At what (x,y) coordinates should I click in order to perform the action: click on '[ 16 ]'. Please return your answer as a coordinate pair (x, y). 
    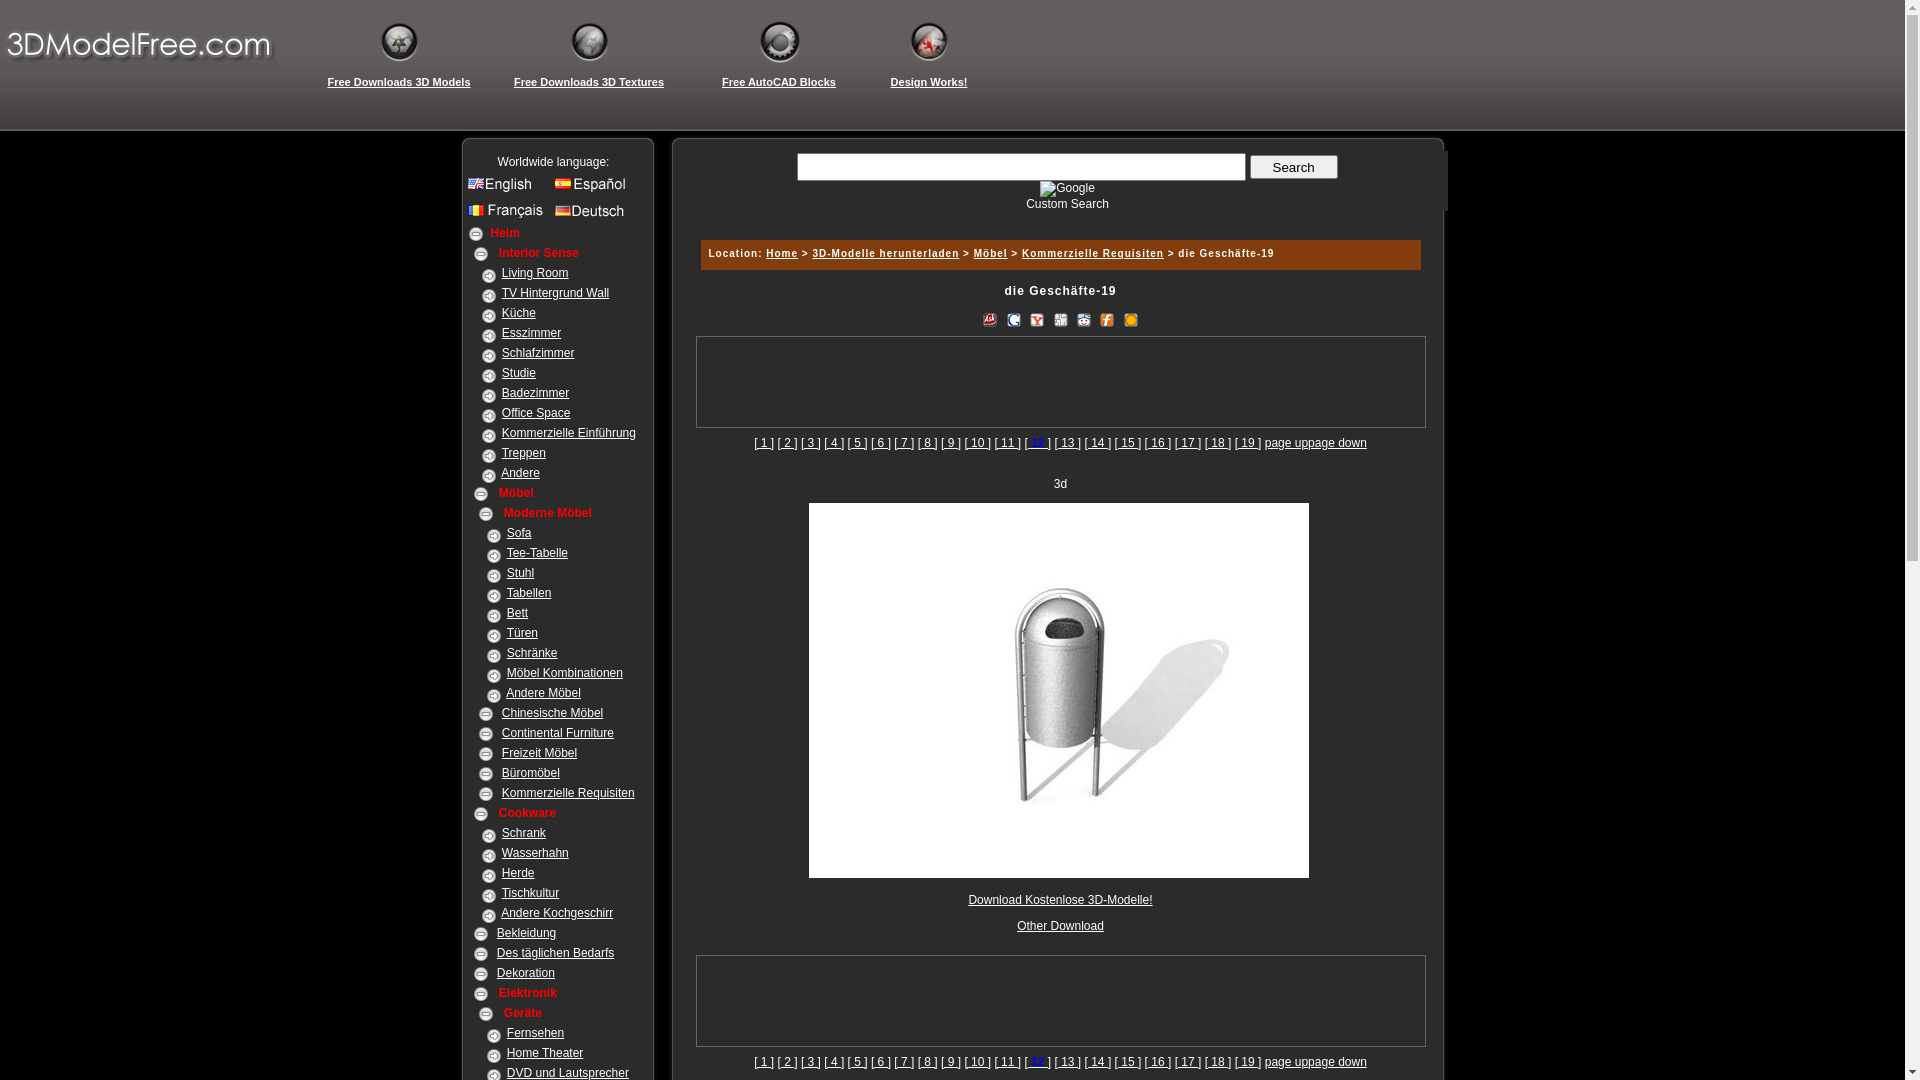
    Looking at the image, I should click on (1145, 442).